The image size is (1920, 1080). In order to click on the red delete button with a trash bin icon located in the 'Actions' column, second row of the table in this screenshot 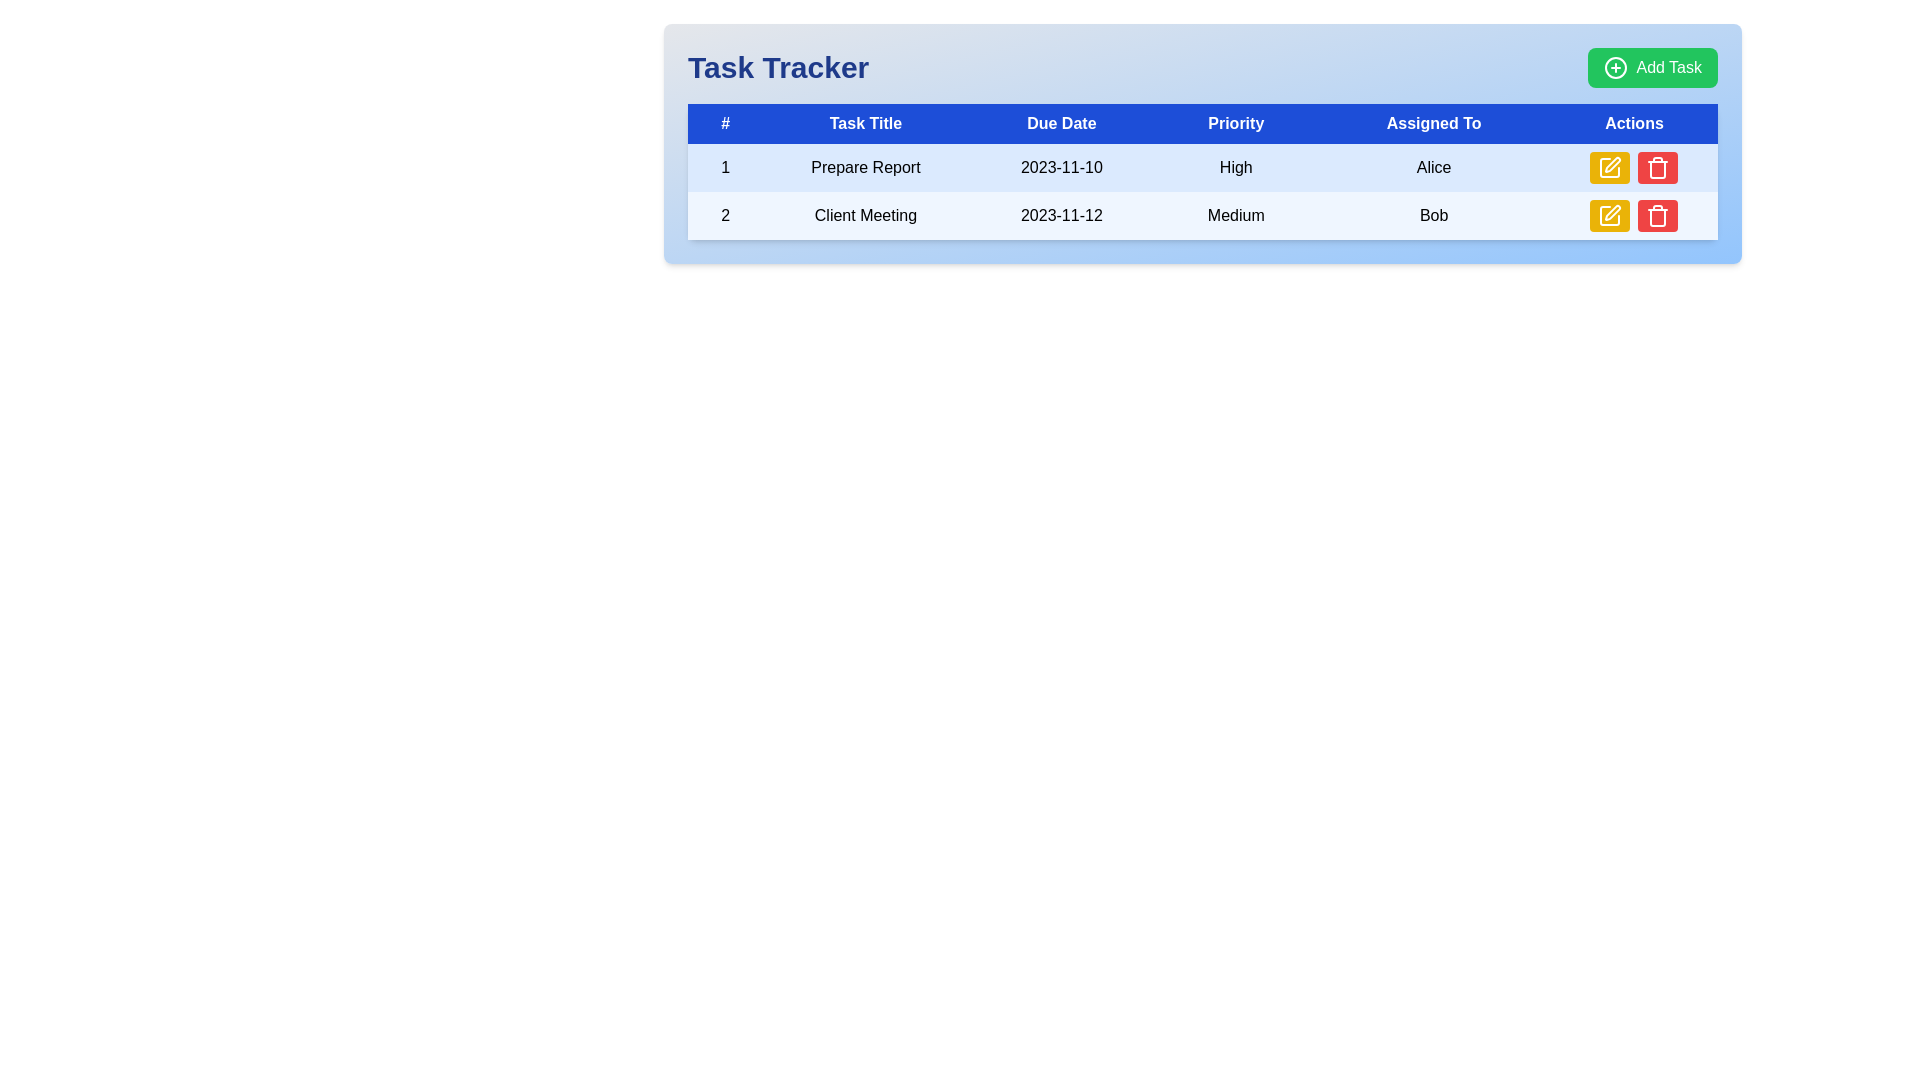, I will do `click(1658, 167)`.